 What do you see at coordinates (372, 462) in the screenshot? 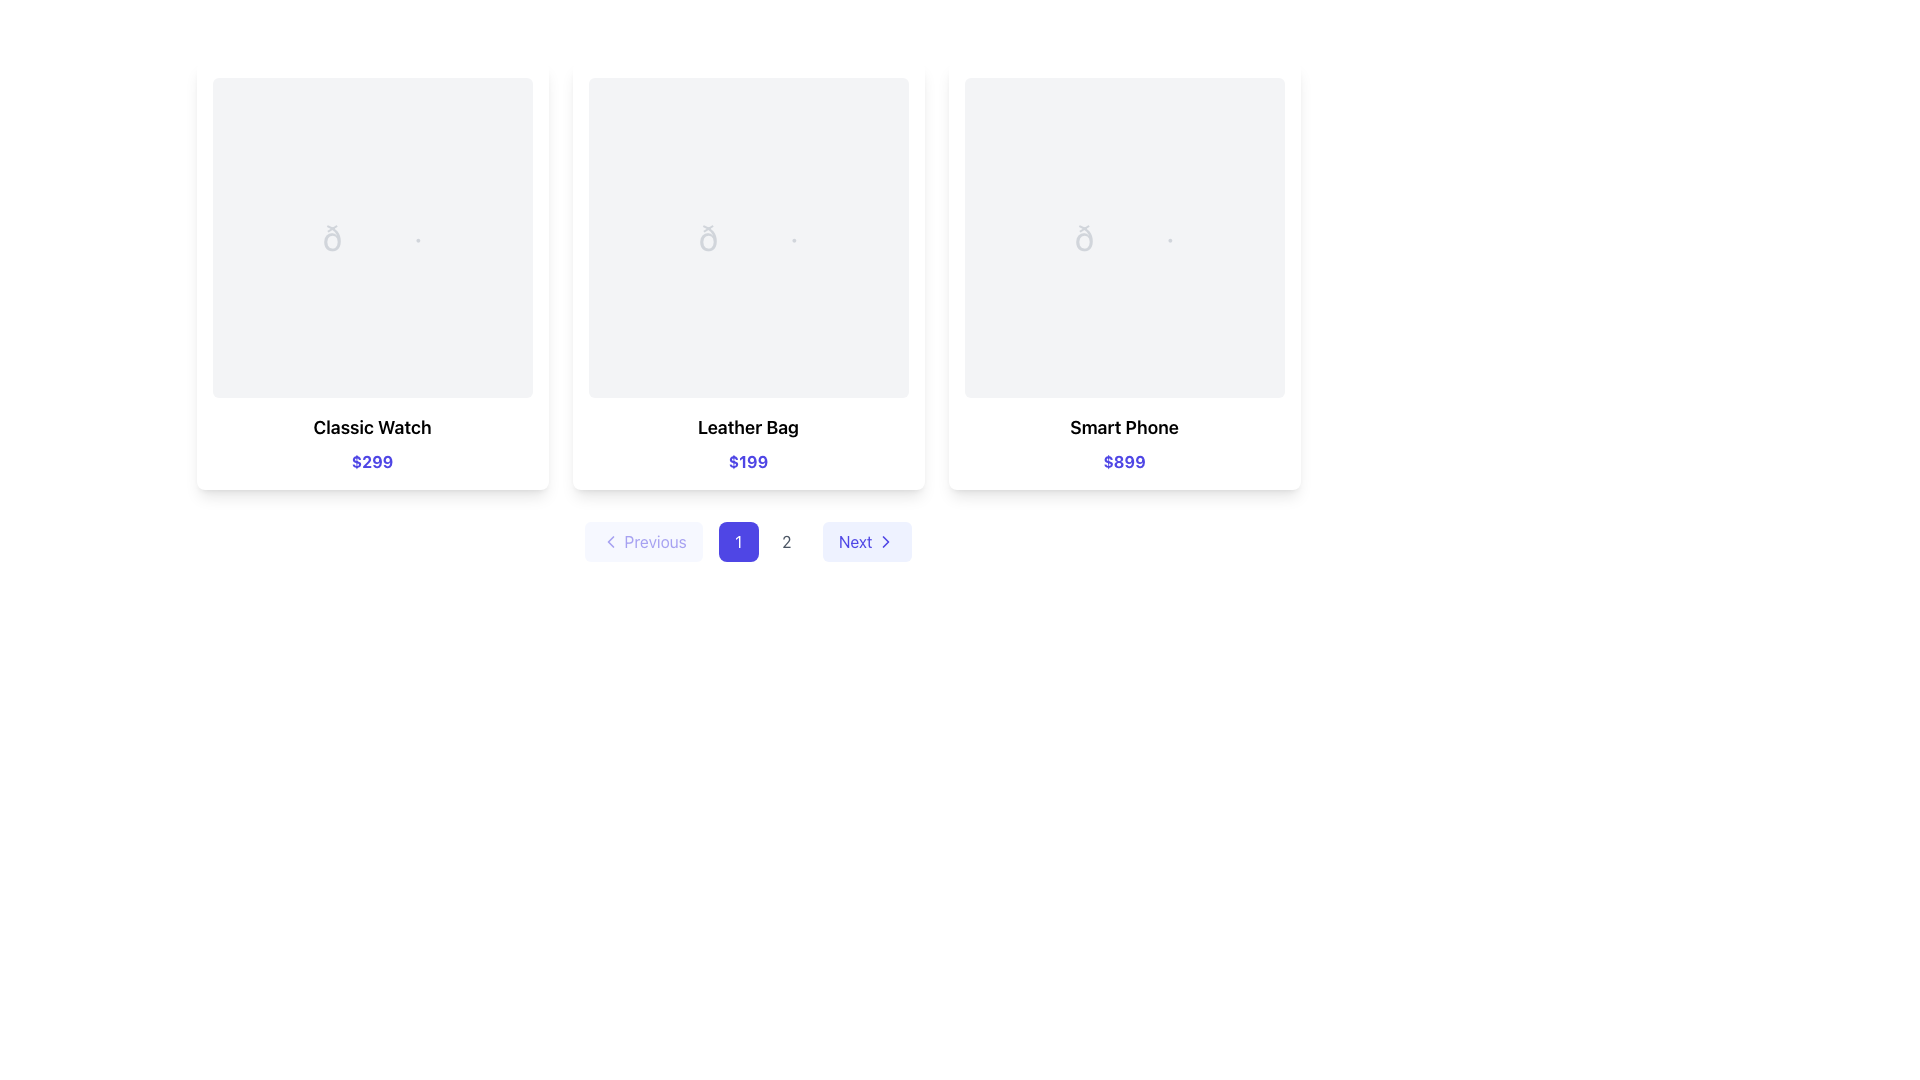
I see `bold indigo text displaying the value '$299' located below 'Classic Watch' in the first card of the grid` at bounding box center [372, 462].